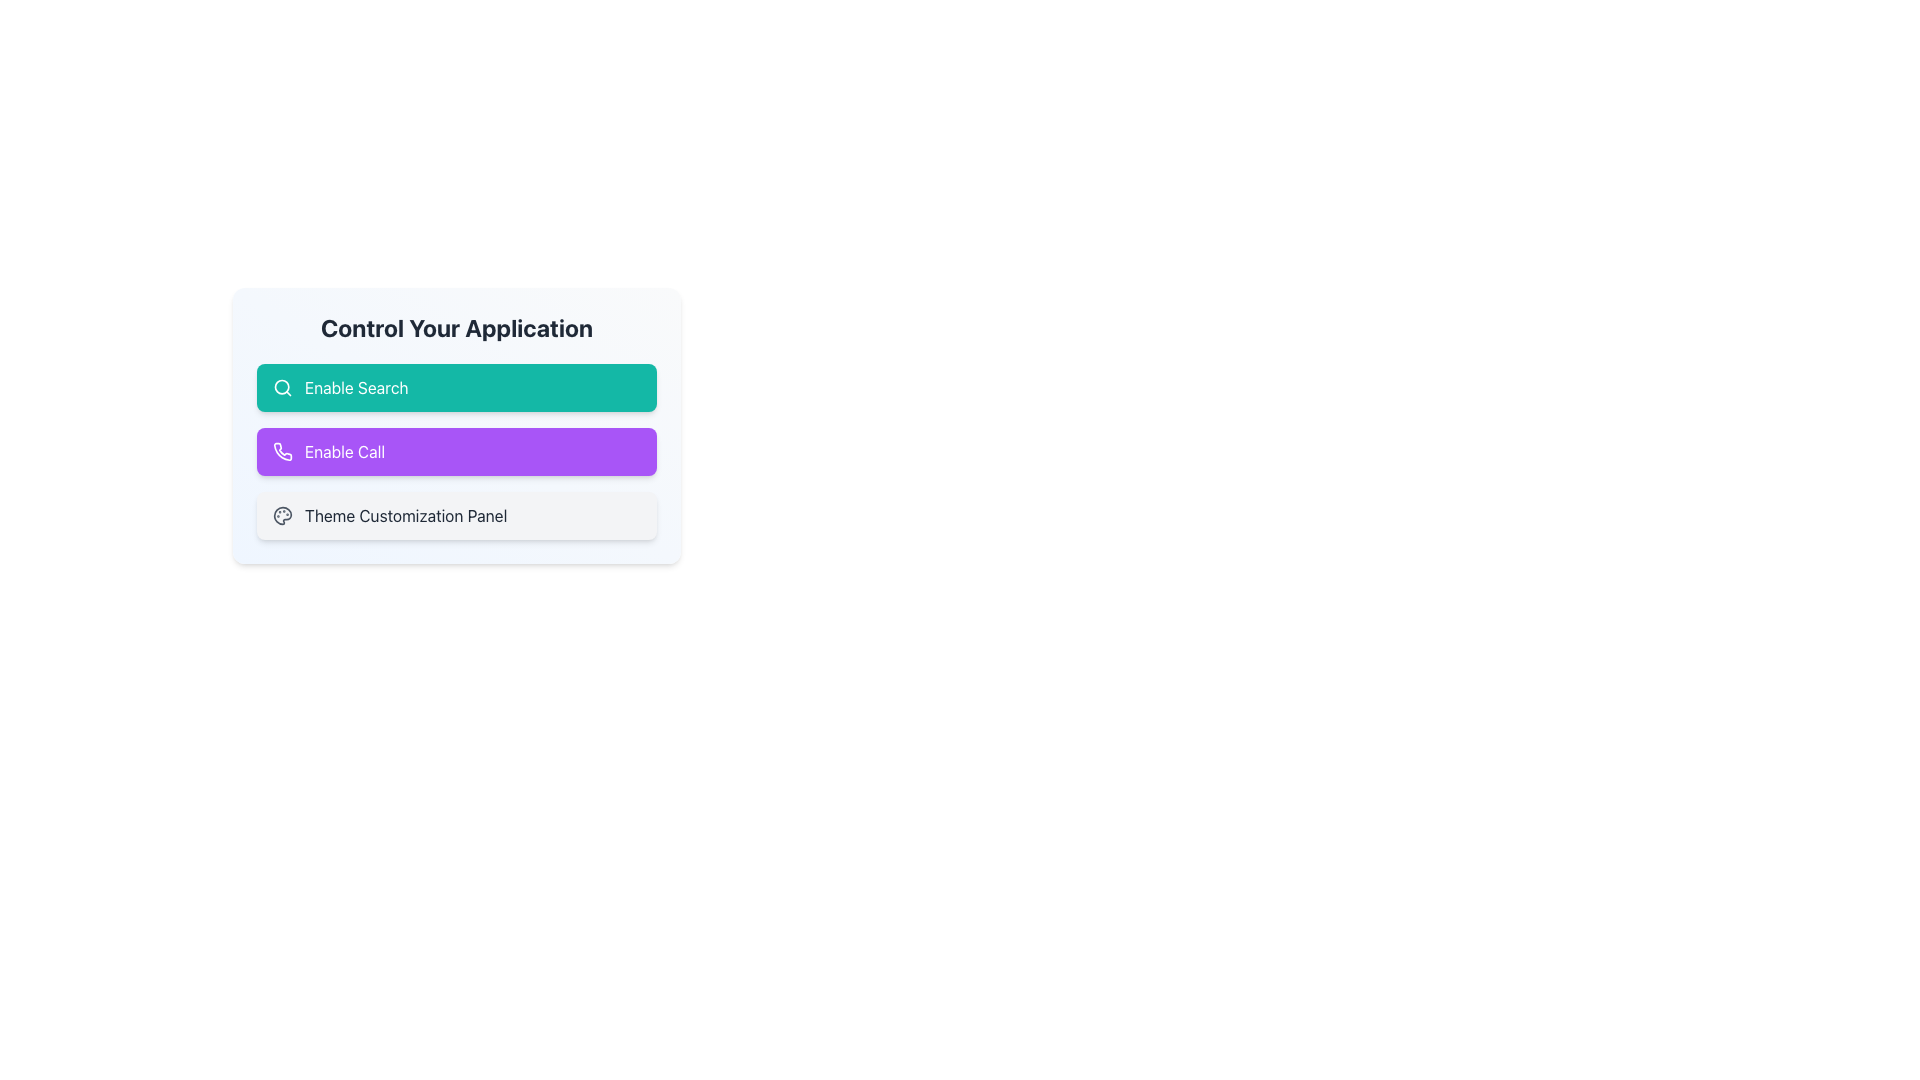 The width and height of the screenshot is (1920, 1080). I want to click on the phone icon located inside the purple button labeled 'Enable Call', so click(282, 451).